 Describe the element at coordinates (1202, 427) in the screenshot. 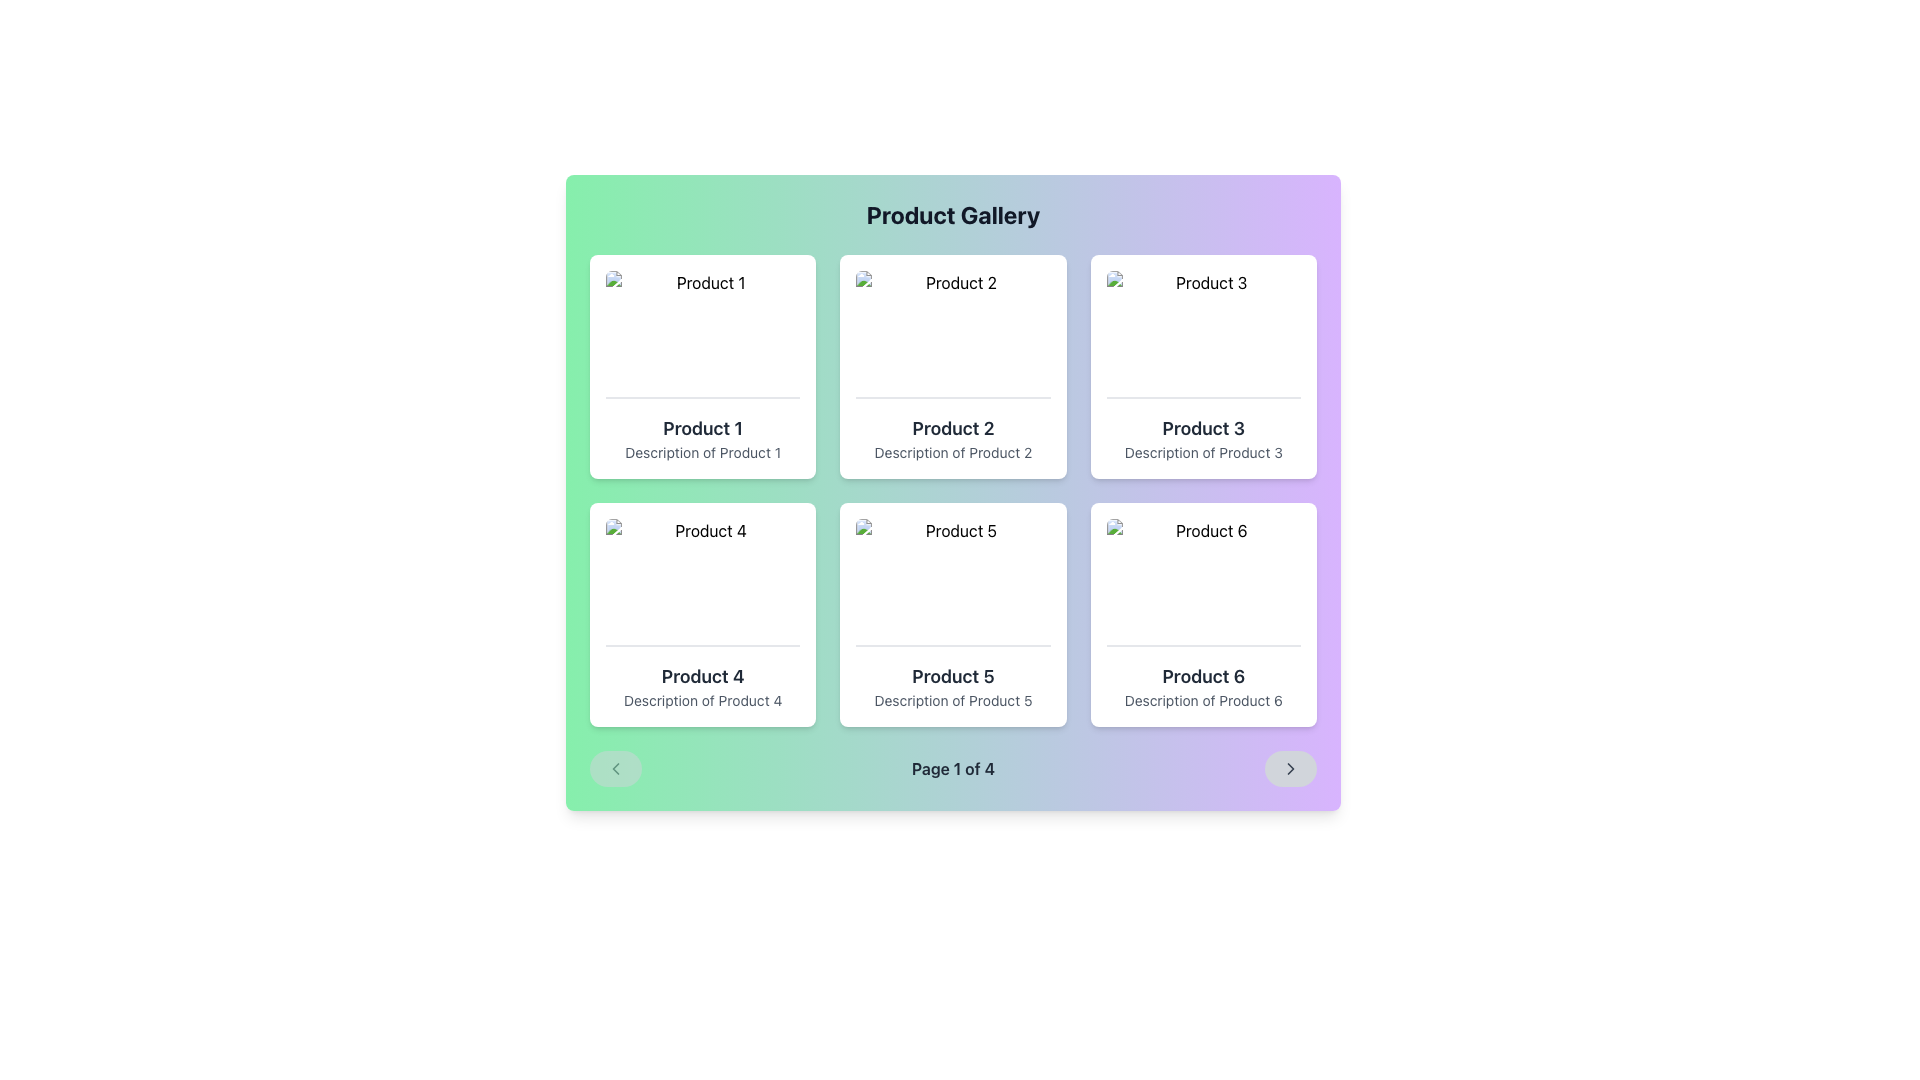

I see `the static text label that represents the title of the product within a product listing card, located below the product image and above the product description` at that location.